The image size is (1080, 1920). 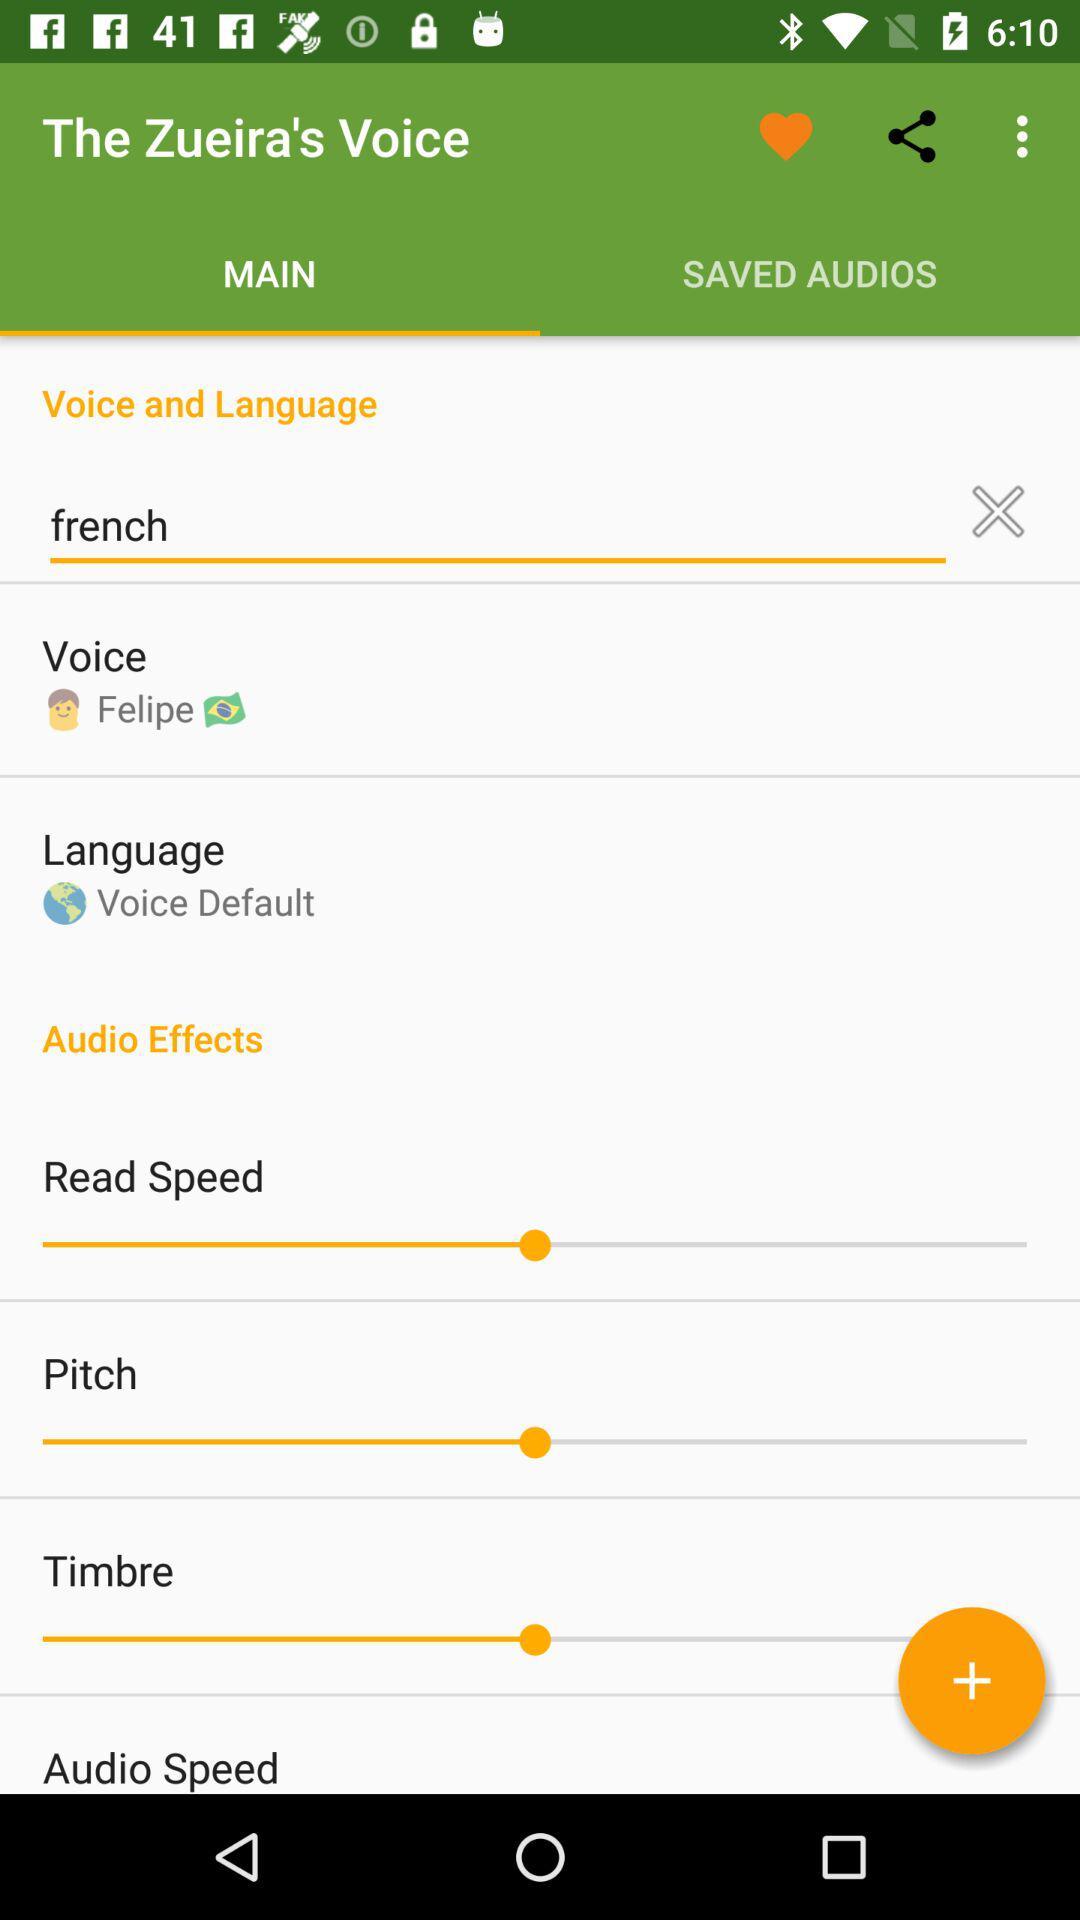 What do you see at coordinates (971, 1680) in the screenshot?
I see `icon to the right of the audio speed icon` at bounding box center [971, 1680].